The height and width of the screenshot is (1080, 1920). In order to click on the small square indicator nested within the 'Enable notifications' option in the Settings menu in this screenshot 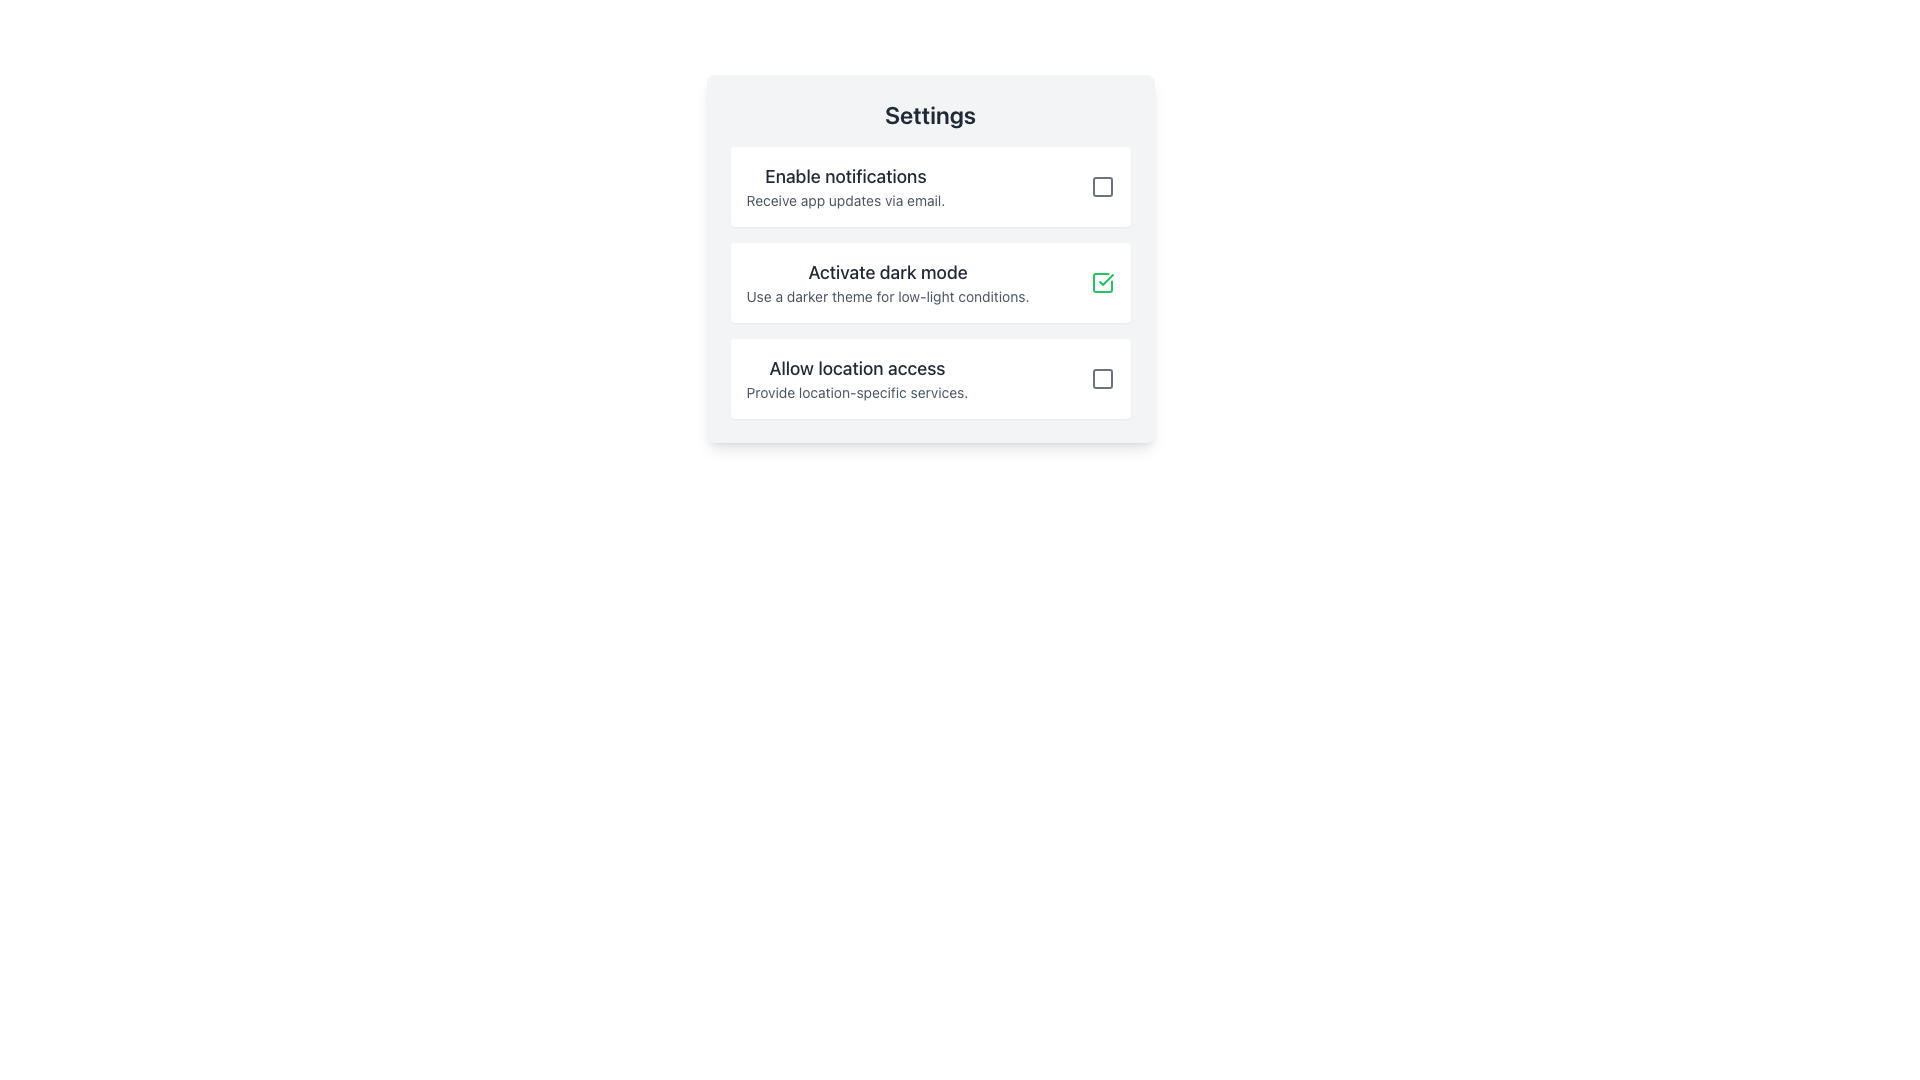, I will do `click(1101, 186)`.